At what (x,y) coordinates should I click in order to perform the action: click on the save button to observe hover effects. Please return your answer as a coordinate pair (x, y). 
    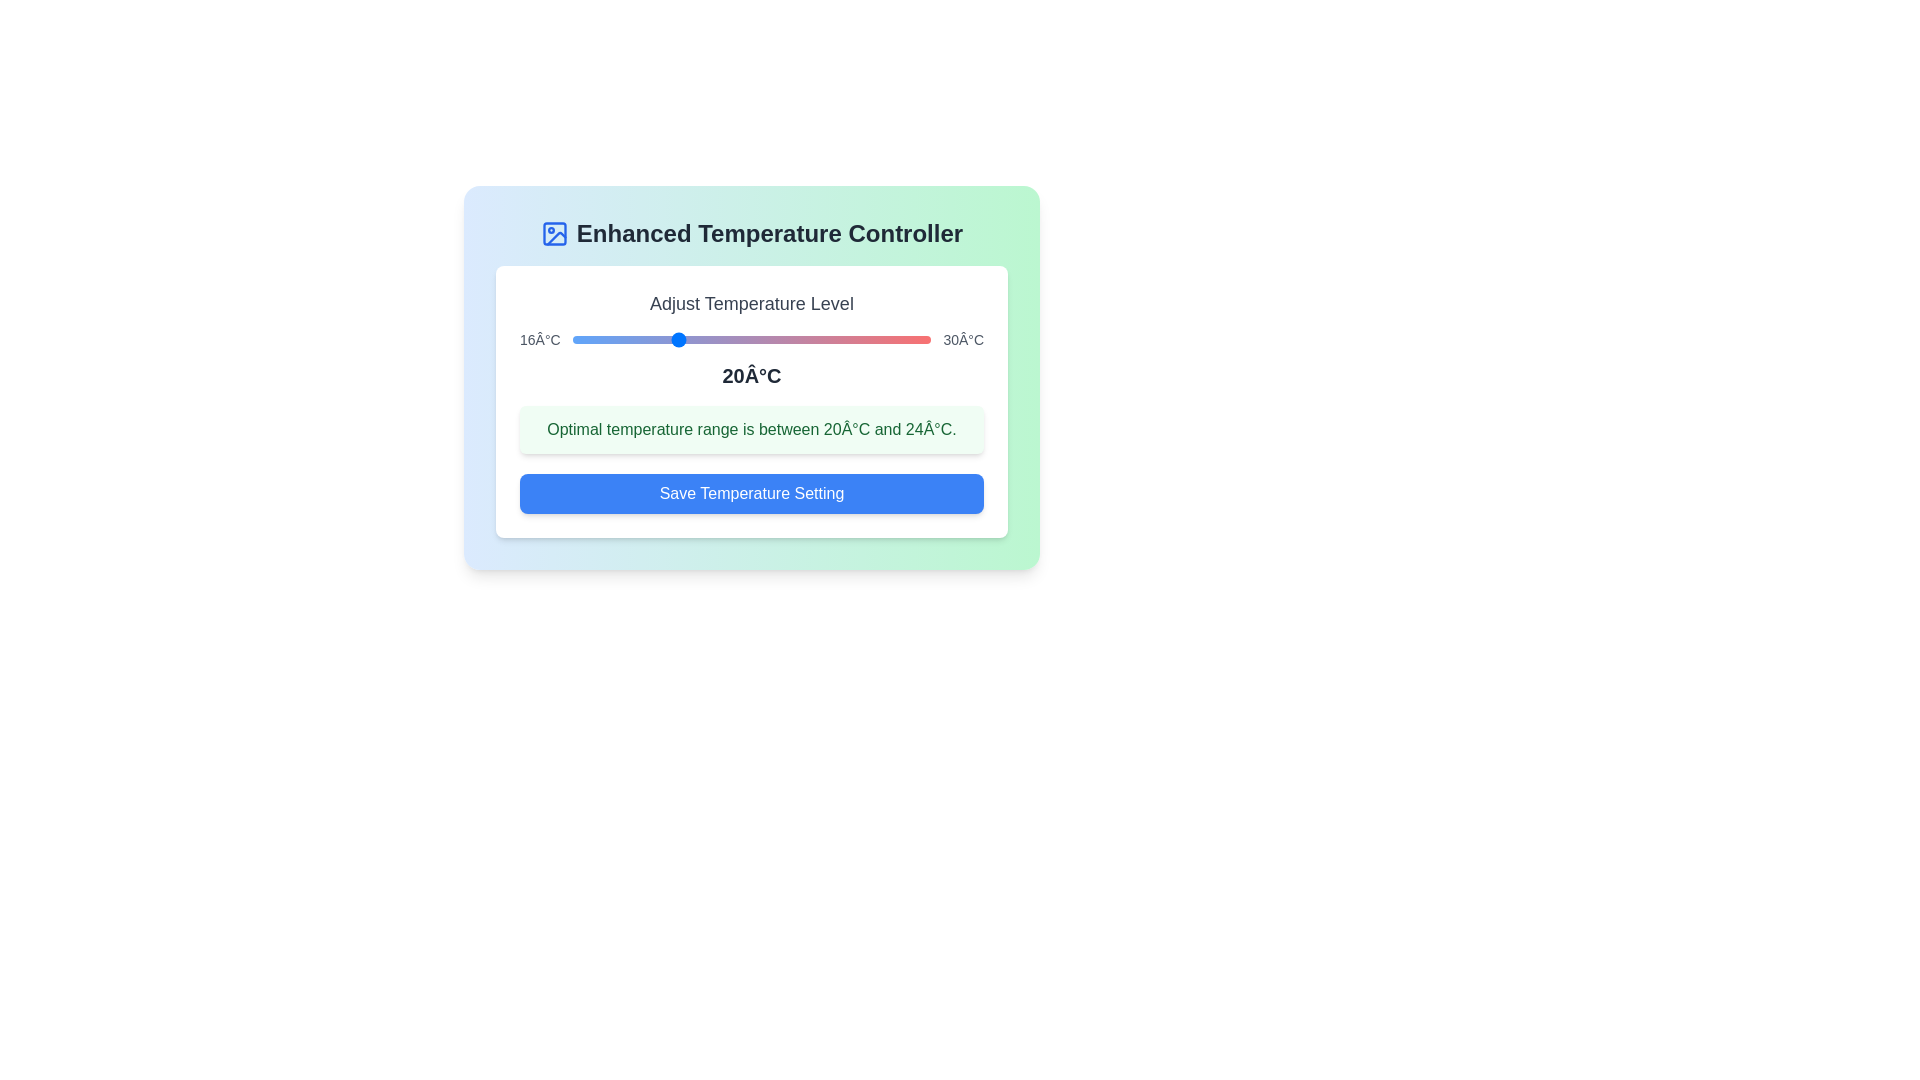
    Looking at the image, I should click on (751, 493).